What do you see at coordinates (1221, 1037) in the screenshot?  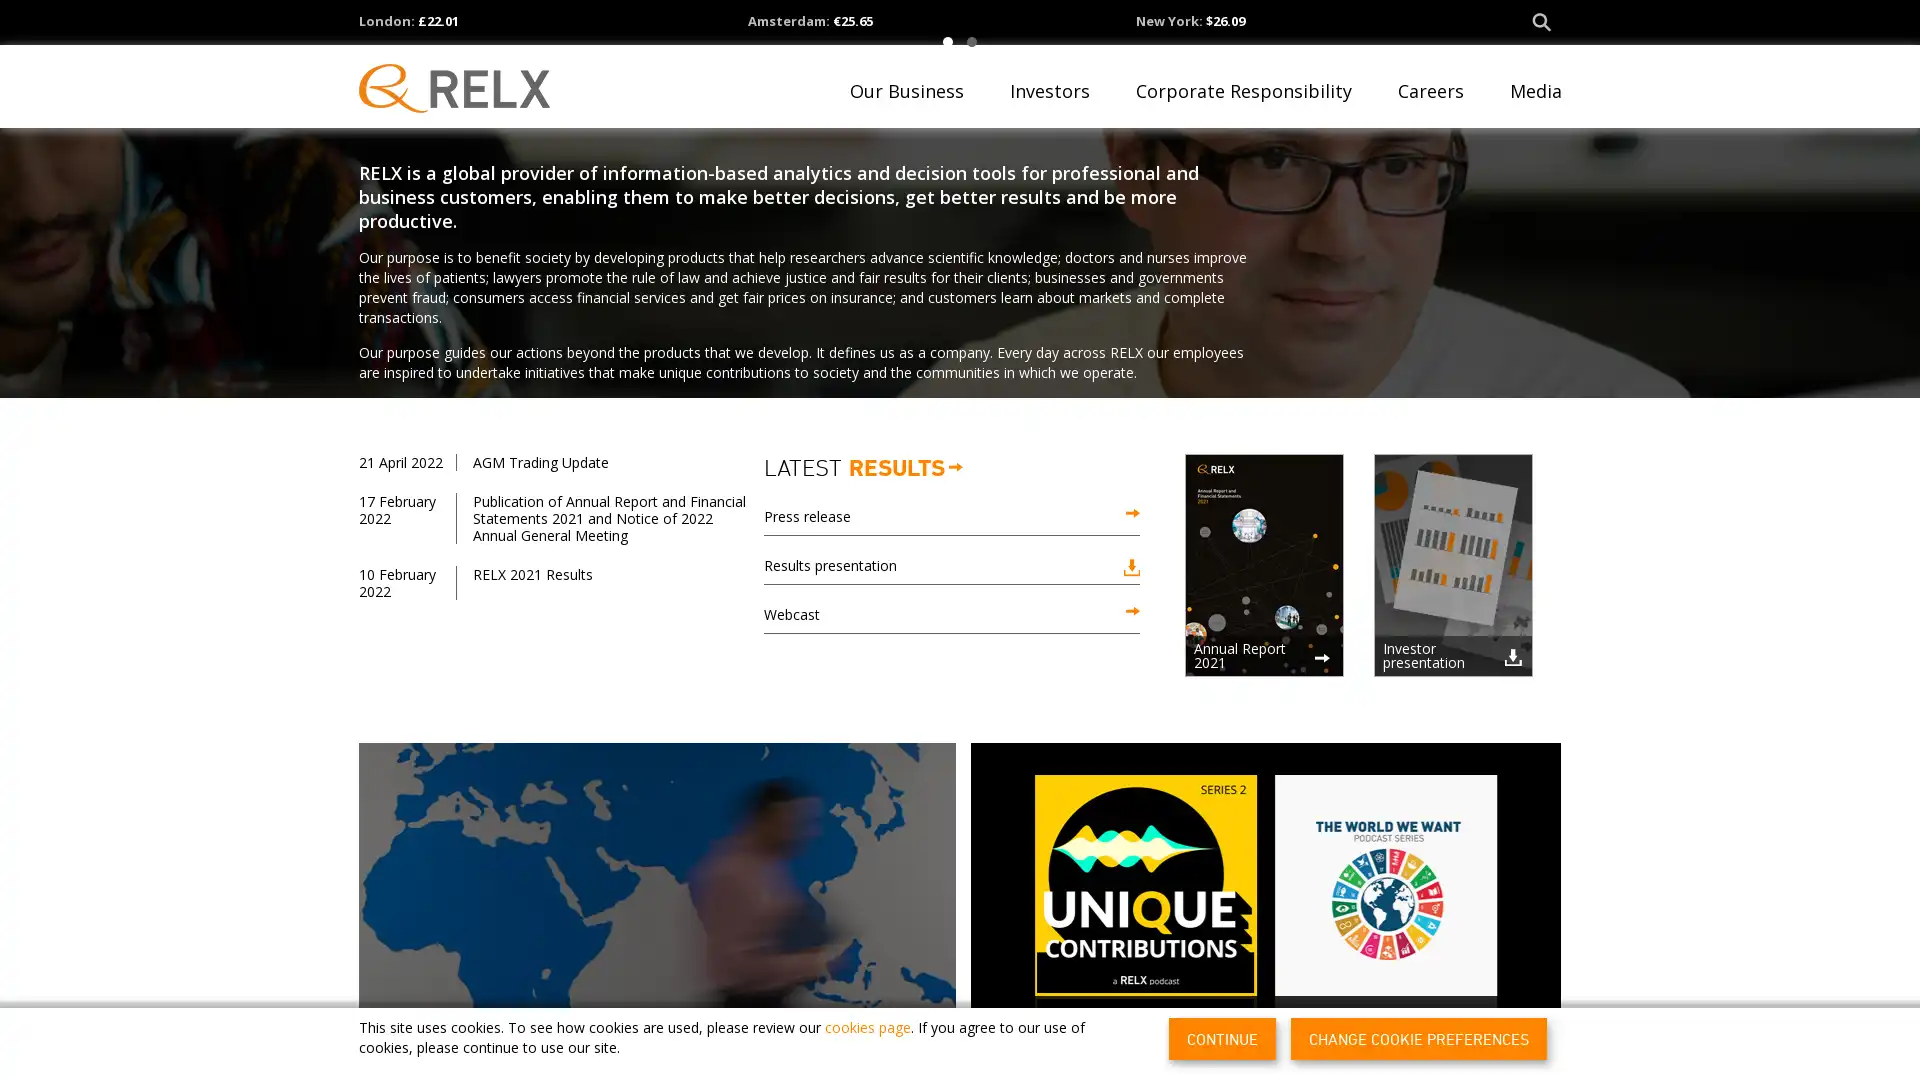 I see `CONTINUE` at bounding box center [1221, 1037].